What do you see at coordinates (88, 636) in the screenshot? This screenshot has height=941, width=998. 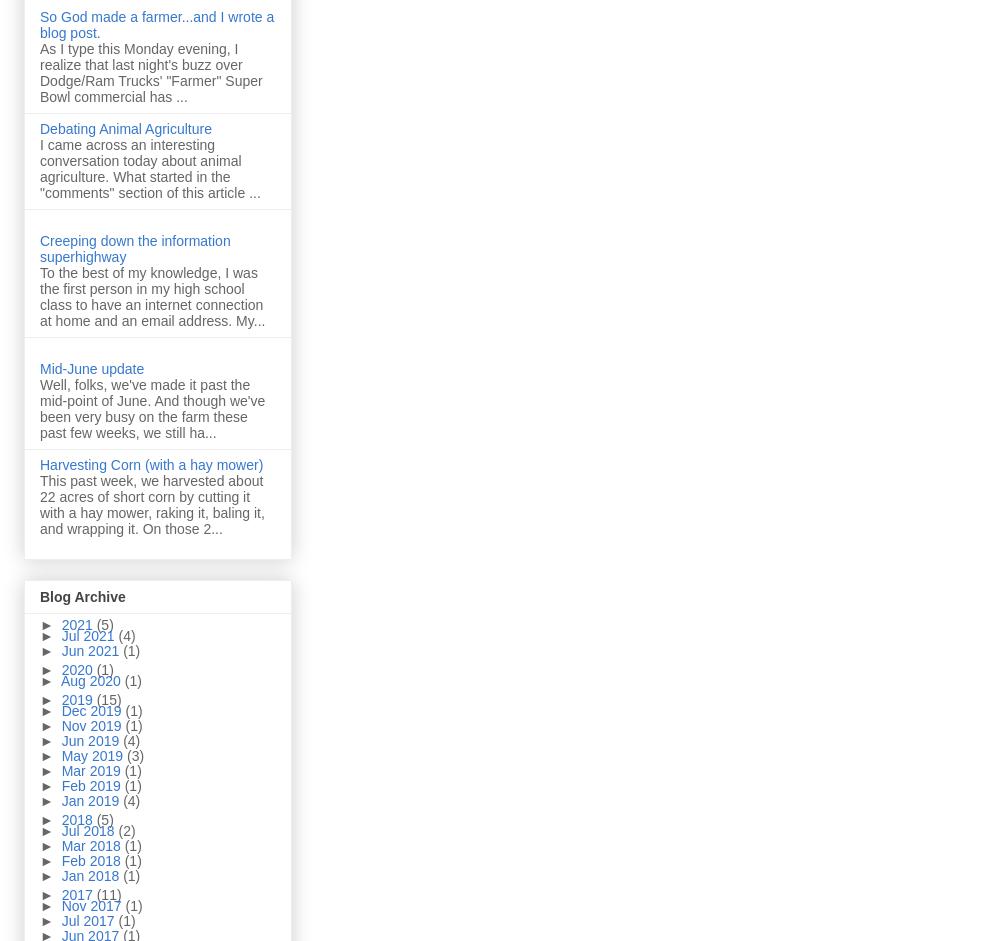 I see `'Jul 2021'` at bounding box center [88, 636].